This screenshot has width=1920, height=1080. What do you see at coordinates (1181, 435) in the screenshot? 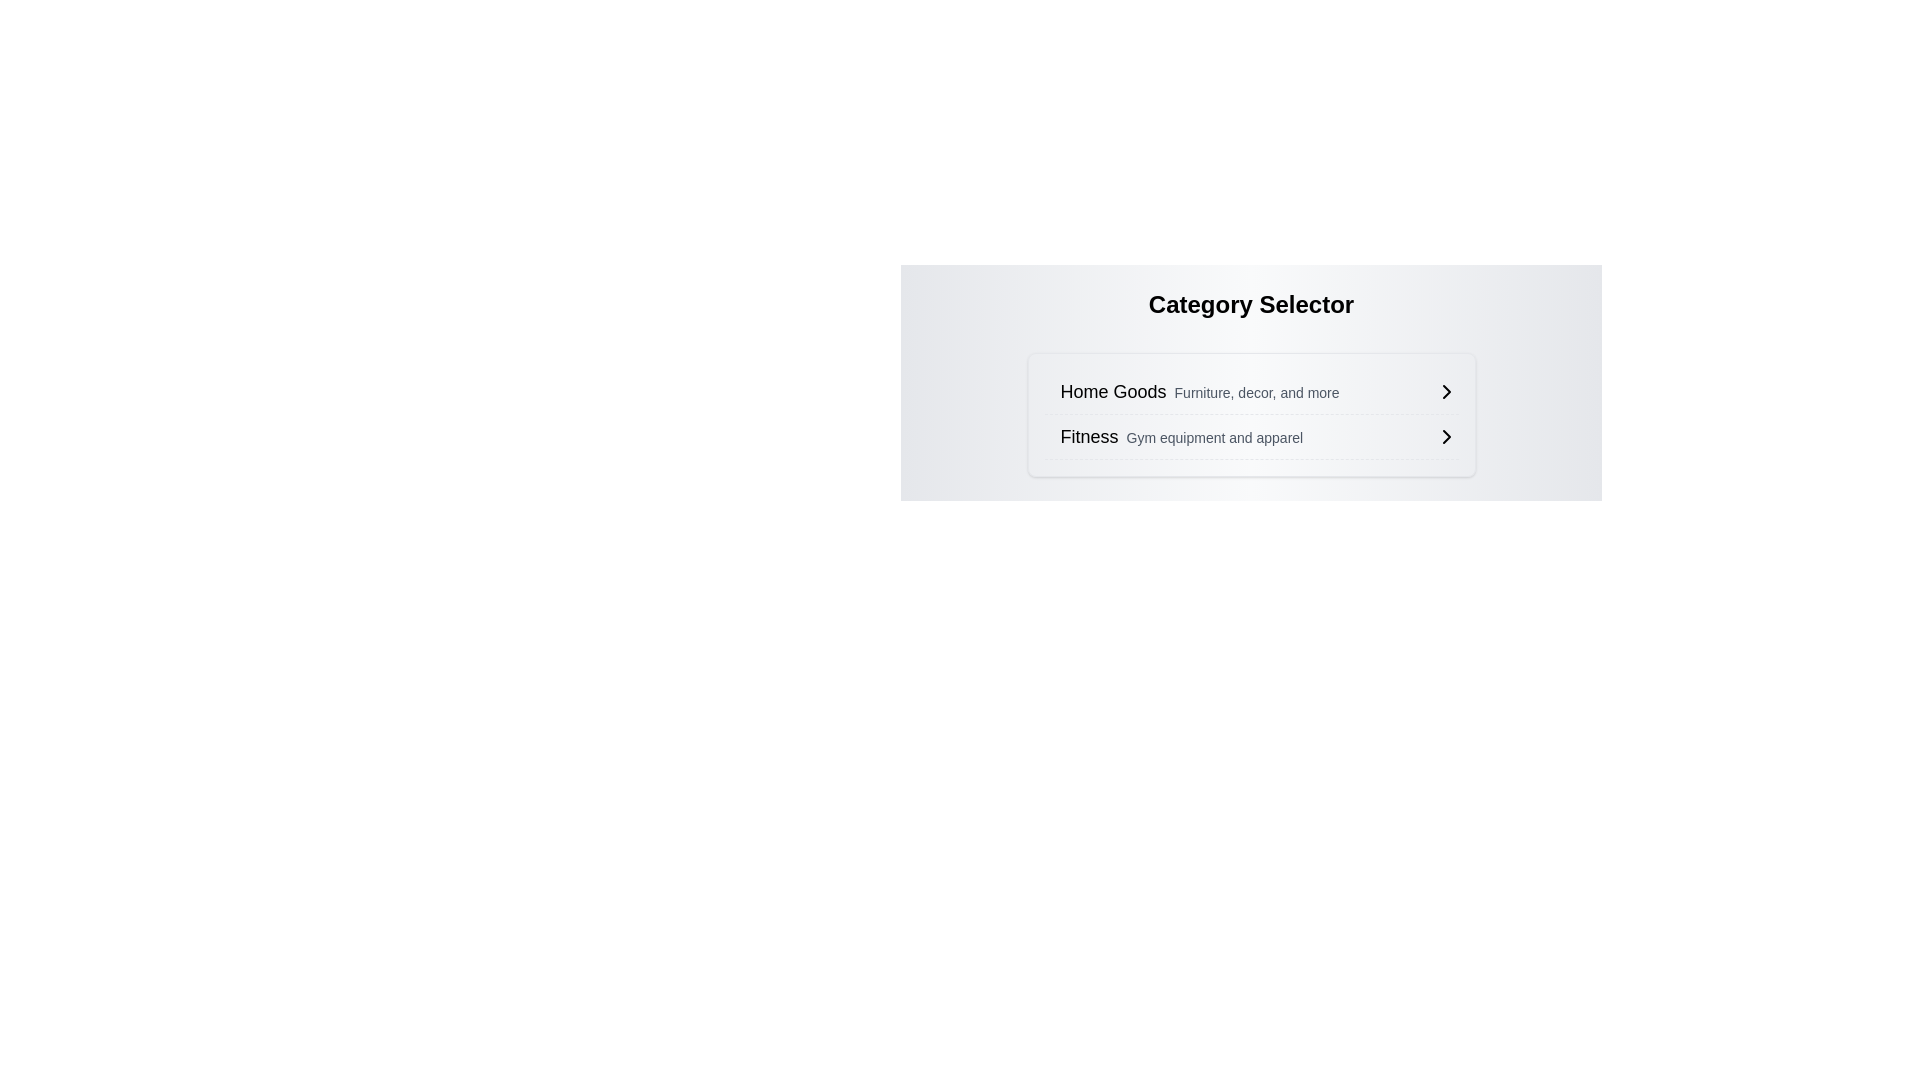
I see `the 'Fitness' category label, which displays 'Fitness' prominently in a larger, bold font` at bounding box center [1181, 435].